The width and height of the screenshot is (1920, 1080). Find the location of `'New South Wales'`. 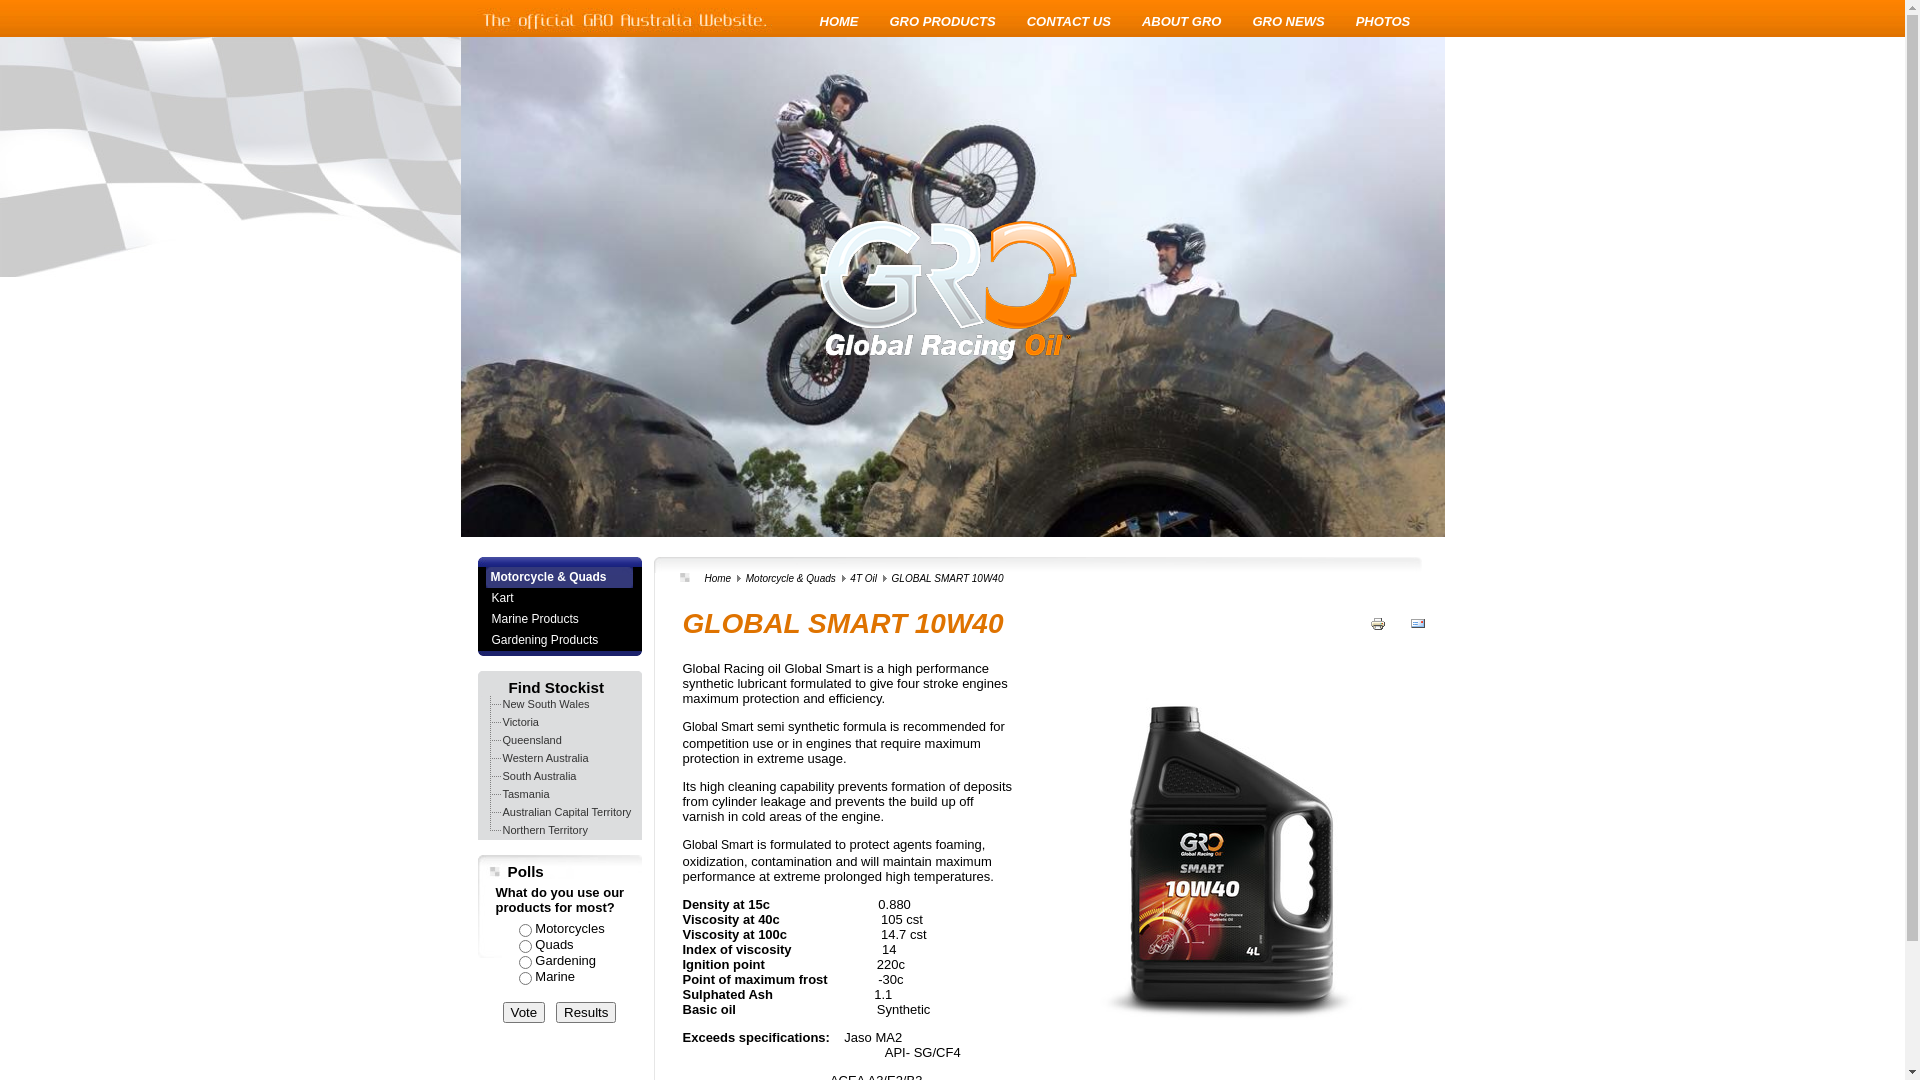

'New South Wales' is located at coordinates (545, 703).